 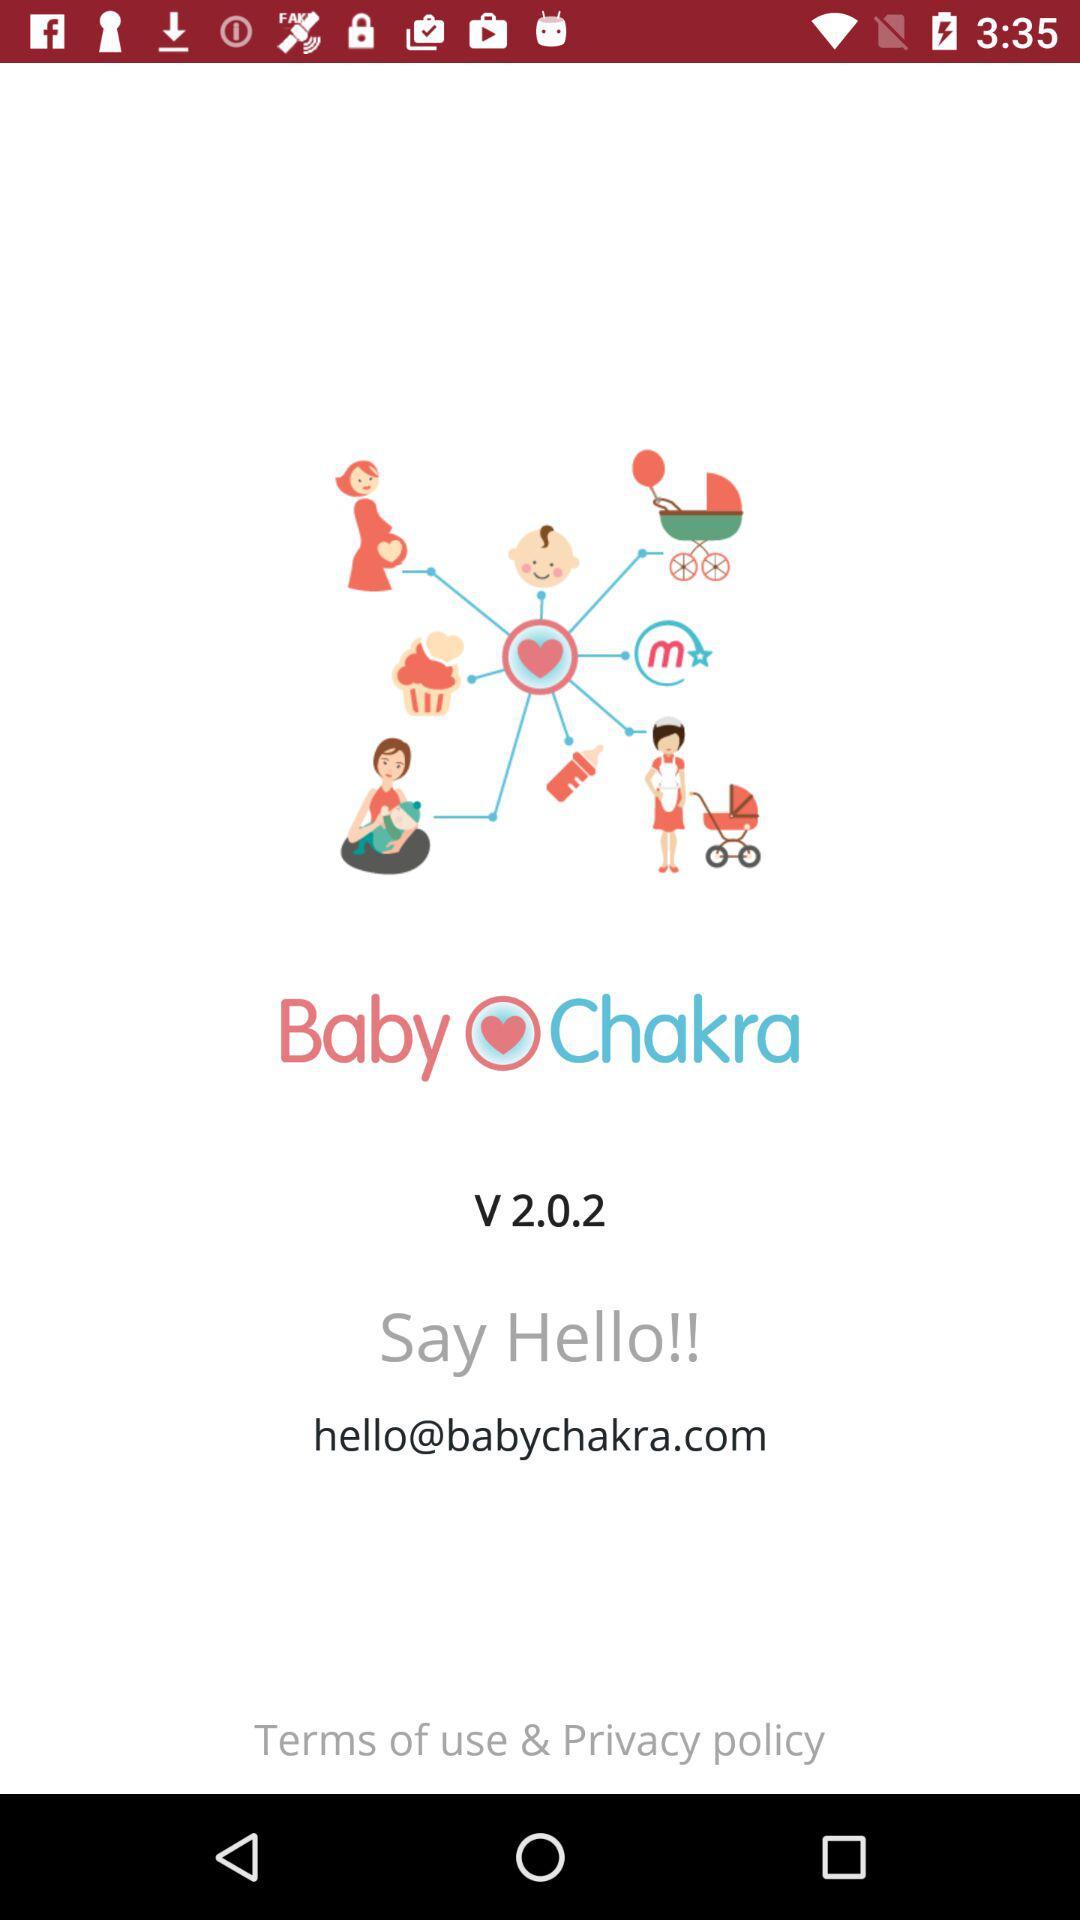 I want to click on the hello@babychakra.com icon, so click(x=540, y=1433).